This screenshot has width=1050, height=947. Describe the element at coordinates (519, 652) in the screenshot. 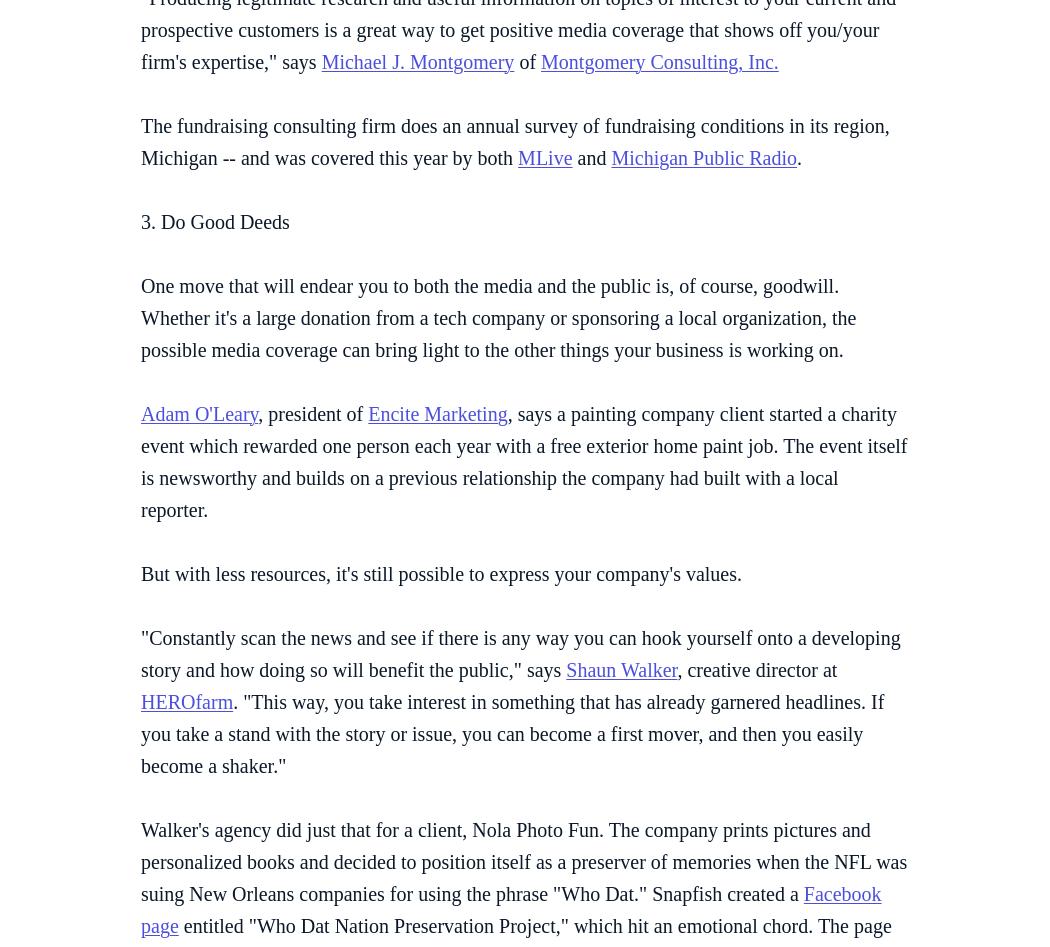

I see `'"Constantly scan the news and see if there is any way you can hook yourself onto a developing story and how doing so will benefit the public," says'` at that location.